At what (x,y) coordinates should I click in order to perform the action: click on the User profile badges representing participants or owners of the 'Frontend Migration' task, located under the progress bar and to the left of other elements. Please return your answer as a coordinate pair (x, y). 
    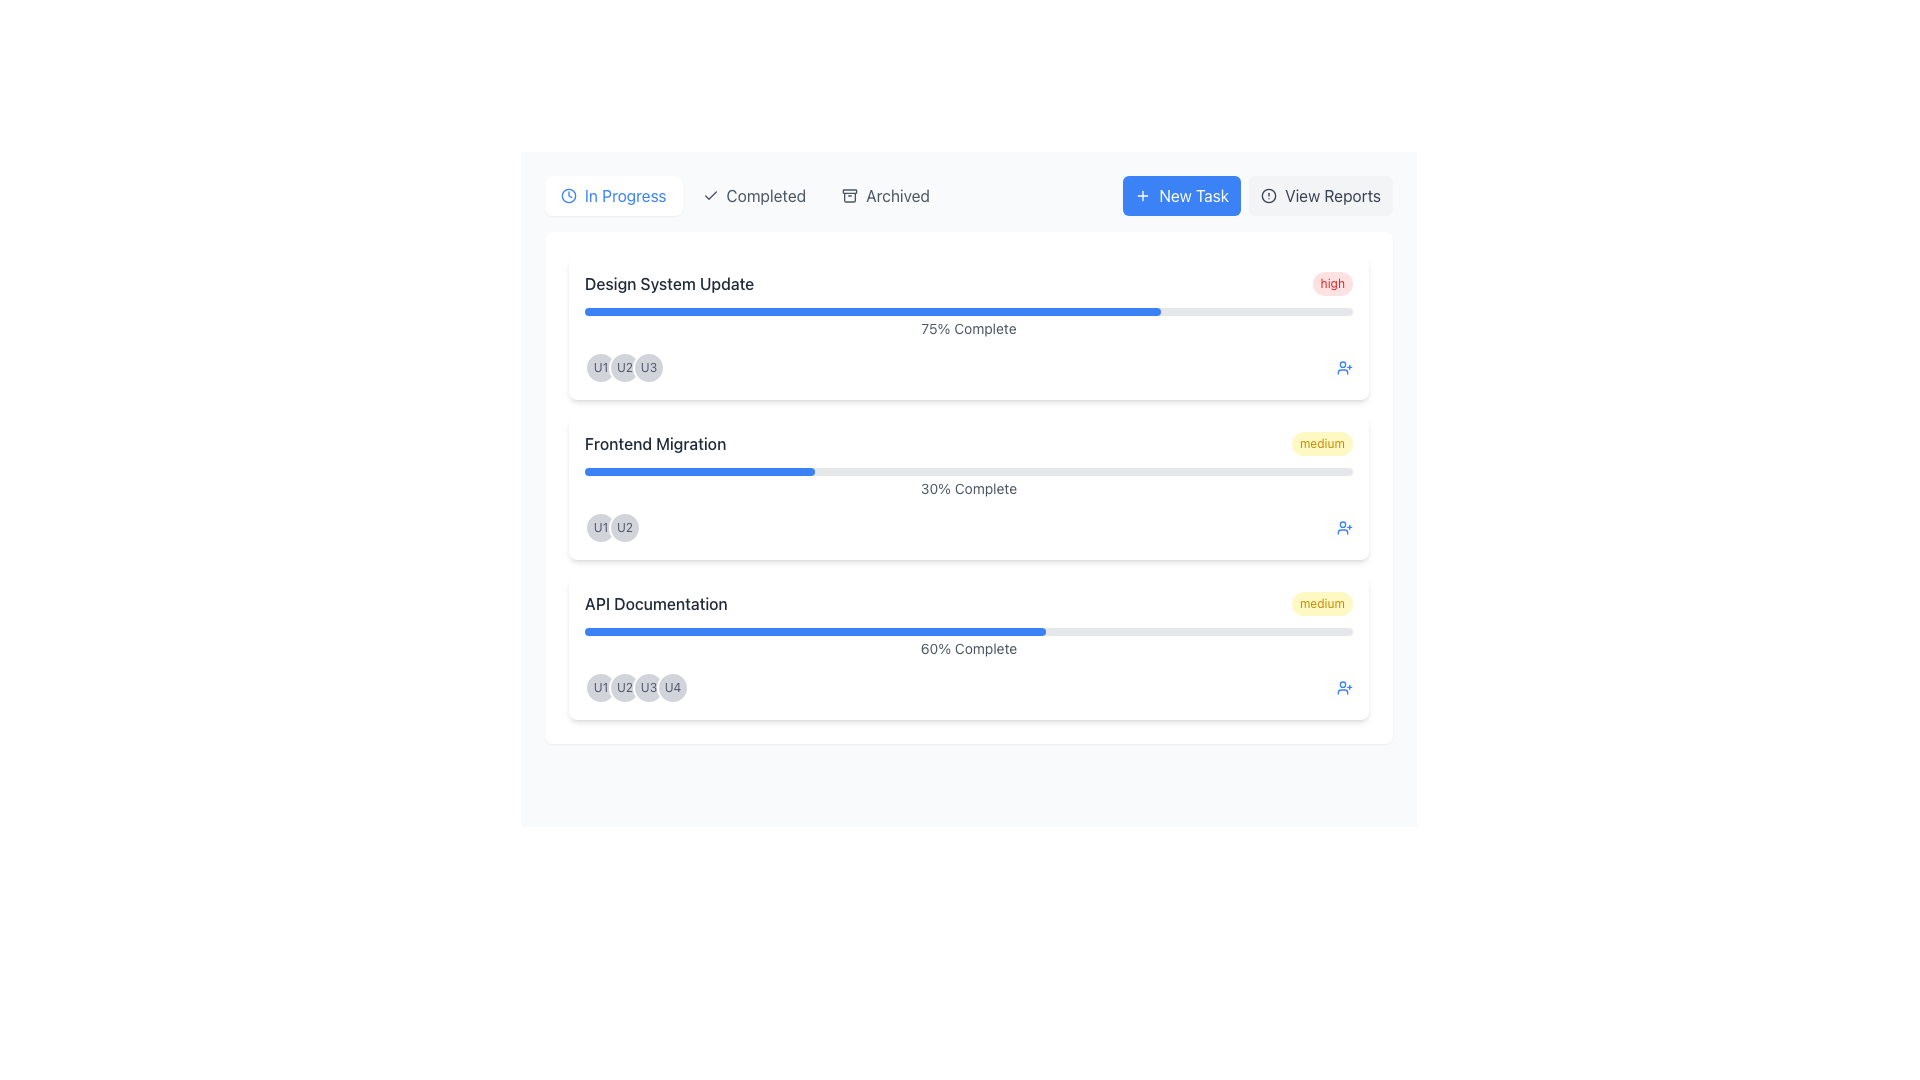
    Looking at the image, I should click on (612, 527).